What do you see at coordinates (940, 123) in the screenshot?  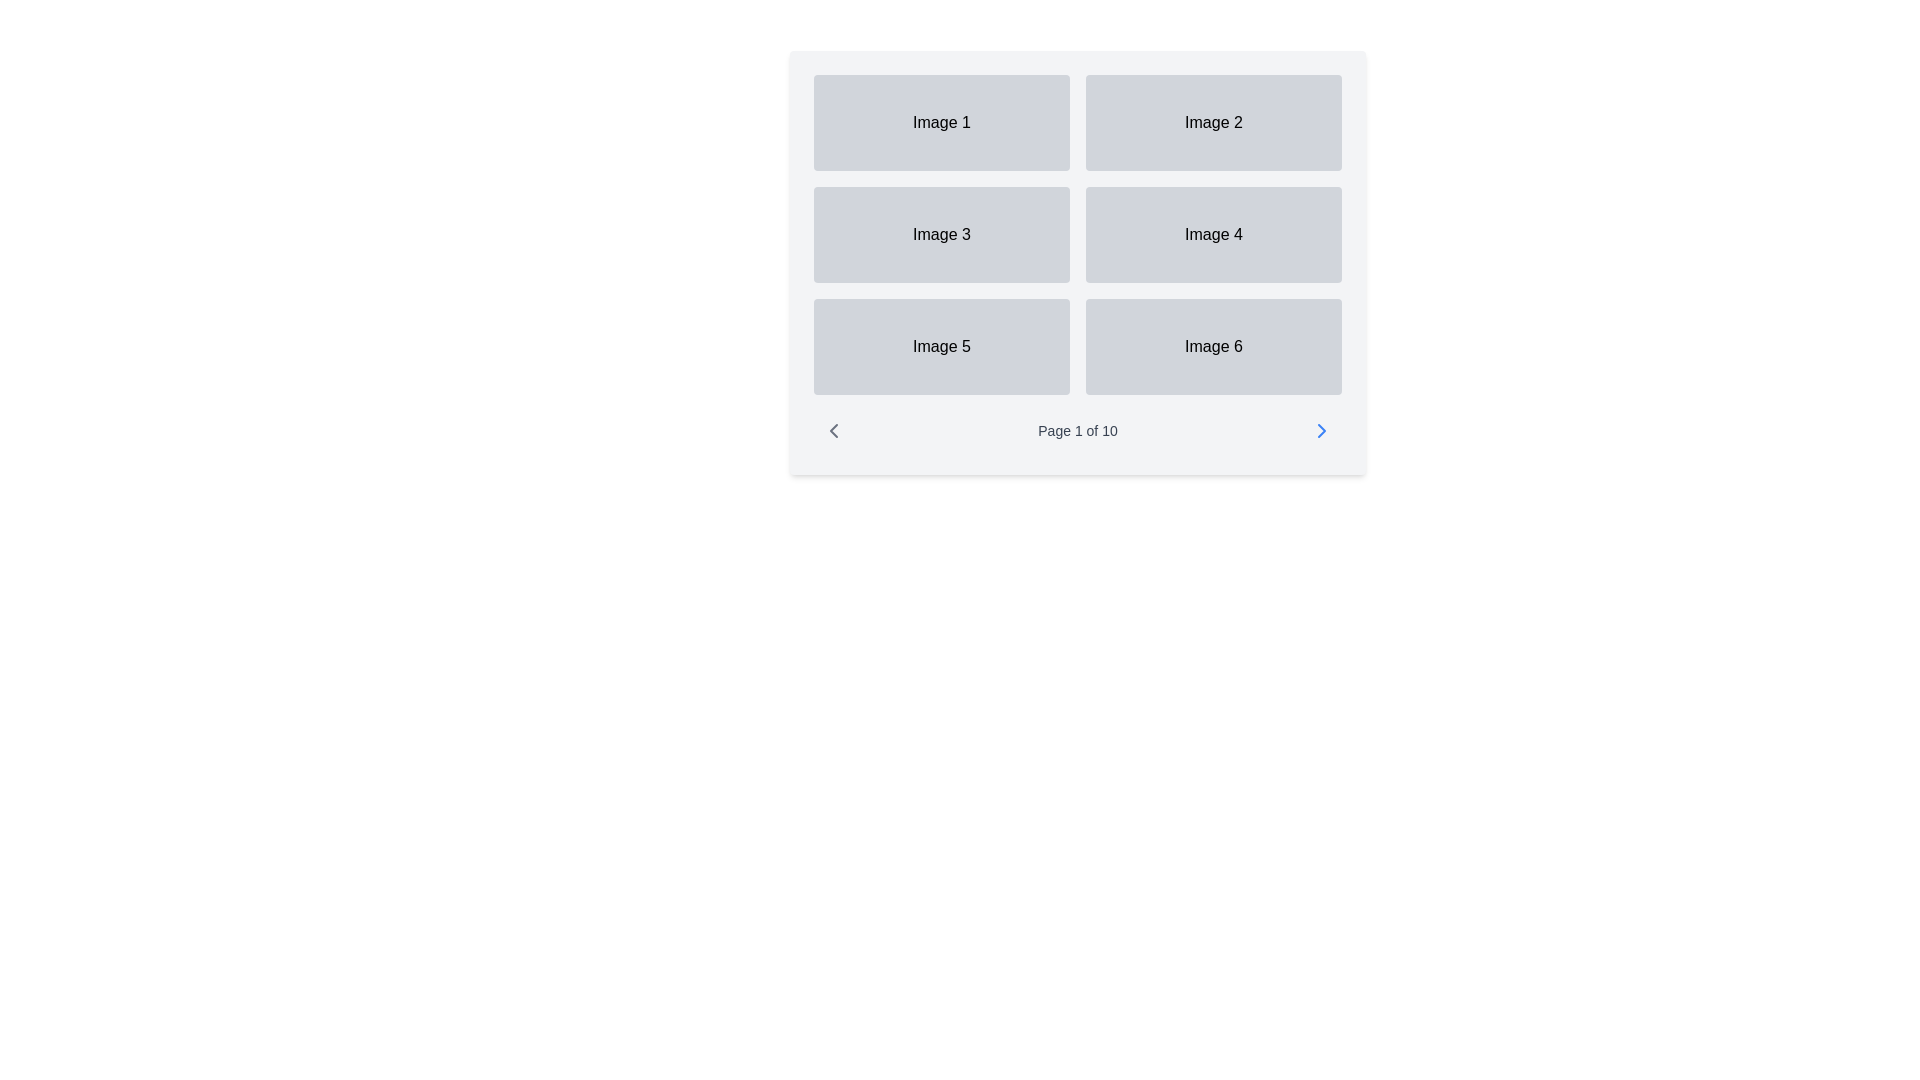 I see `the static visual representation labeled 'Image 1', which is located in the top-left corner of a 2-column grid layout` at bounding box center [940, 123].